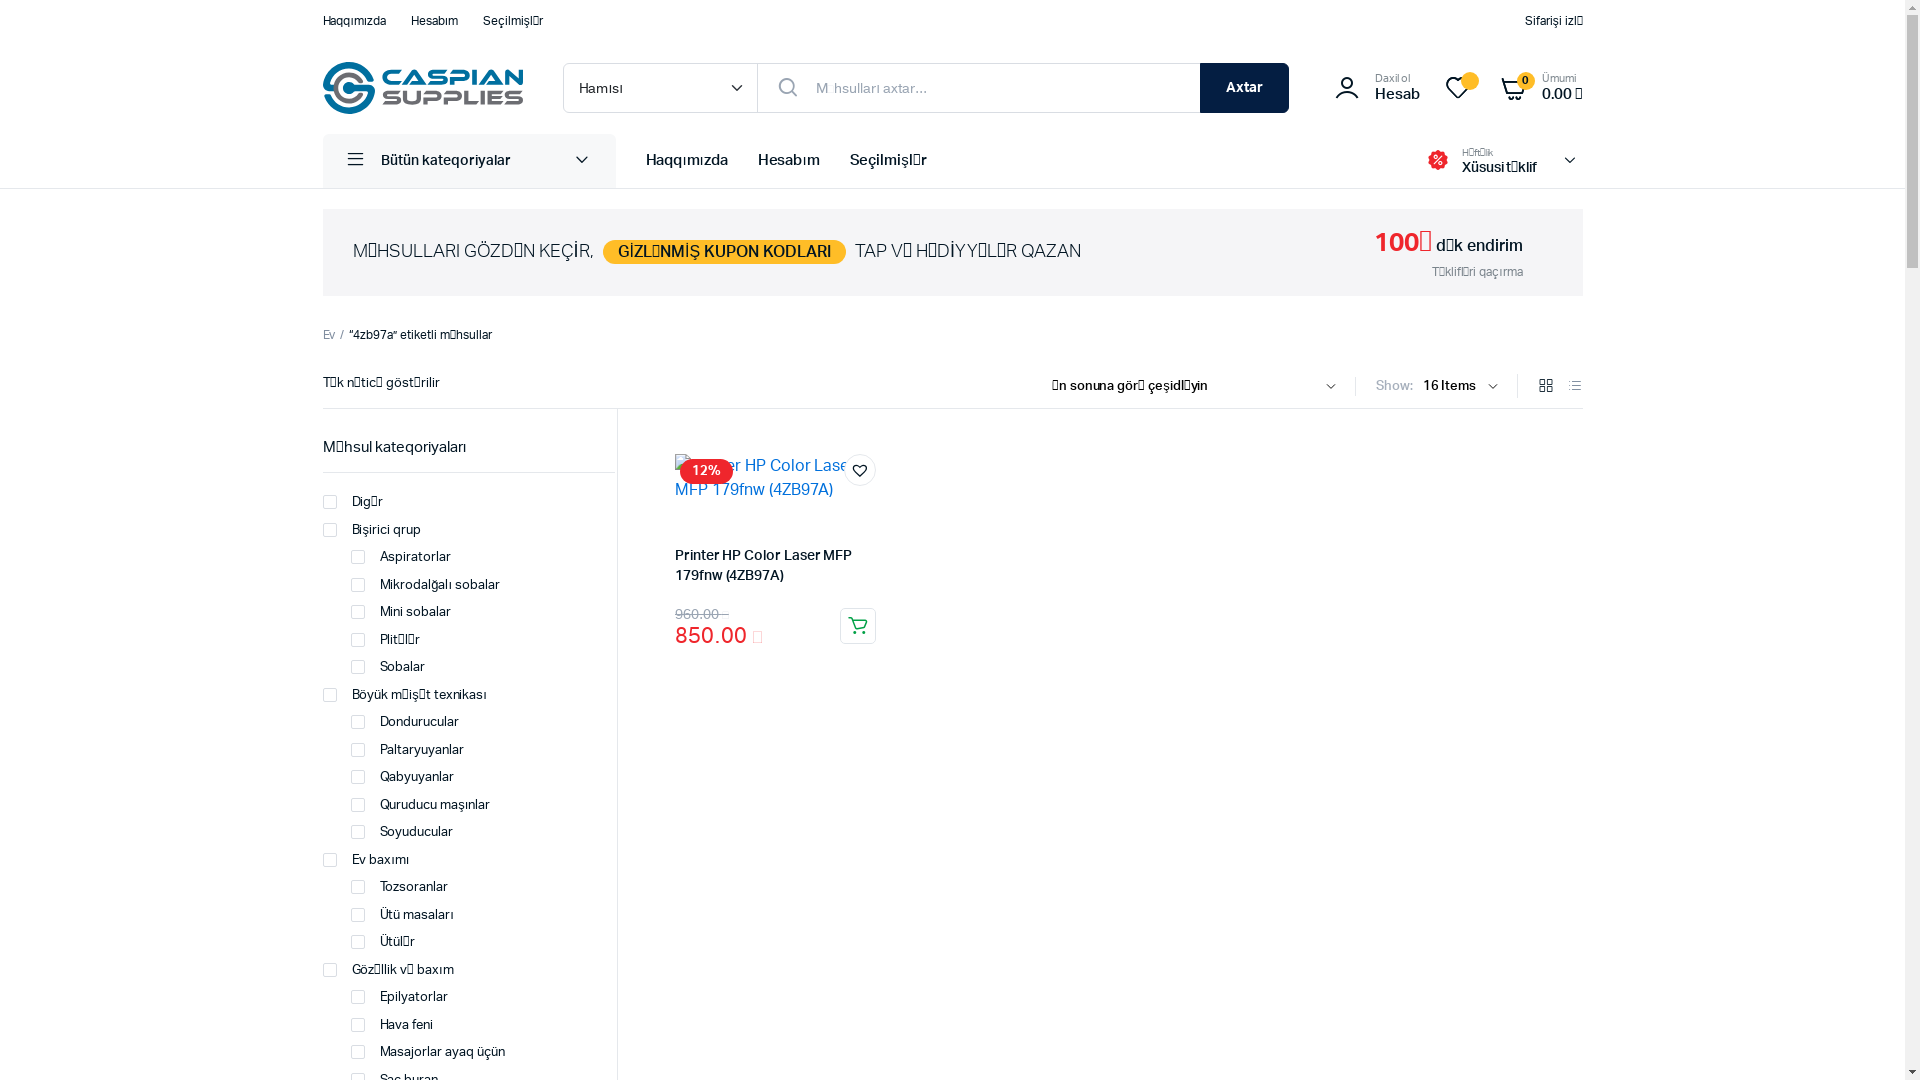 The image size is (1920, 1080). Describe the element at coordinates (1243, 87) in the screenshot. I see `'Axtar'` at that location.